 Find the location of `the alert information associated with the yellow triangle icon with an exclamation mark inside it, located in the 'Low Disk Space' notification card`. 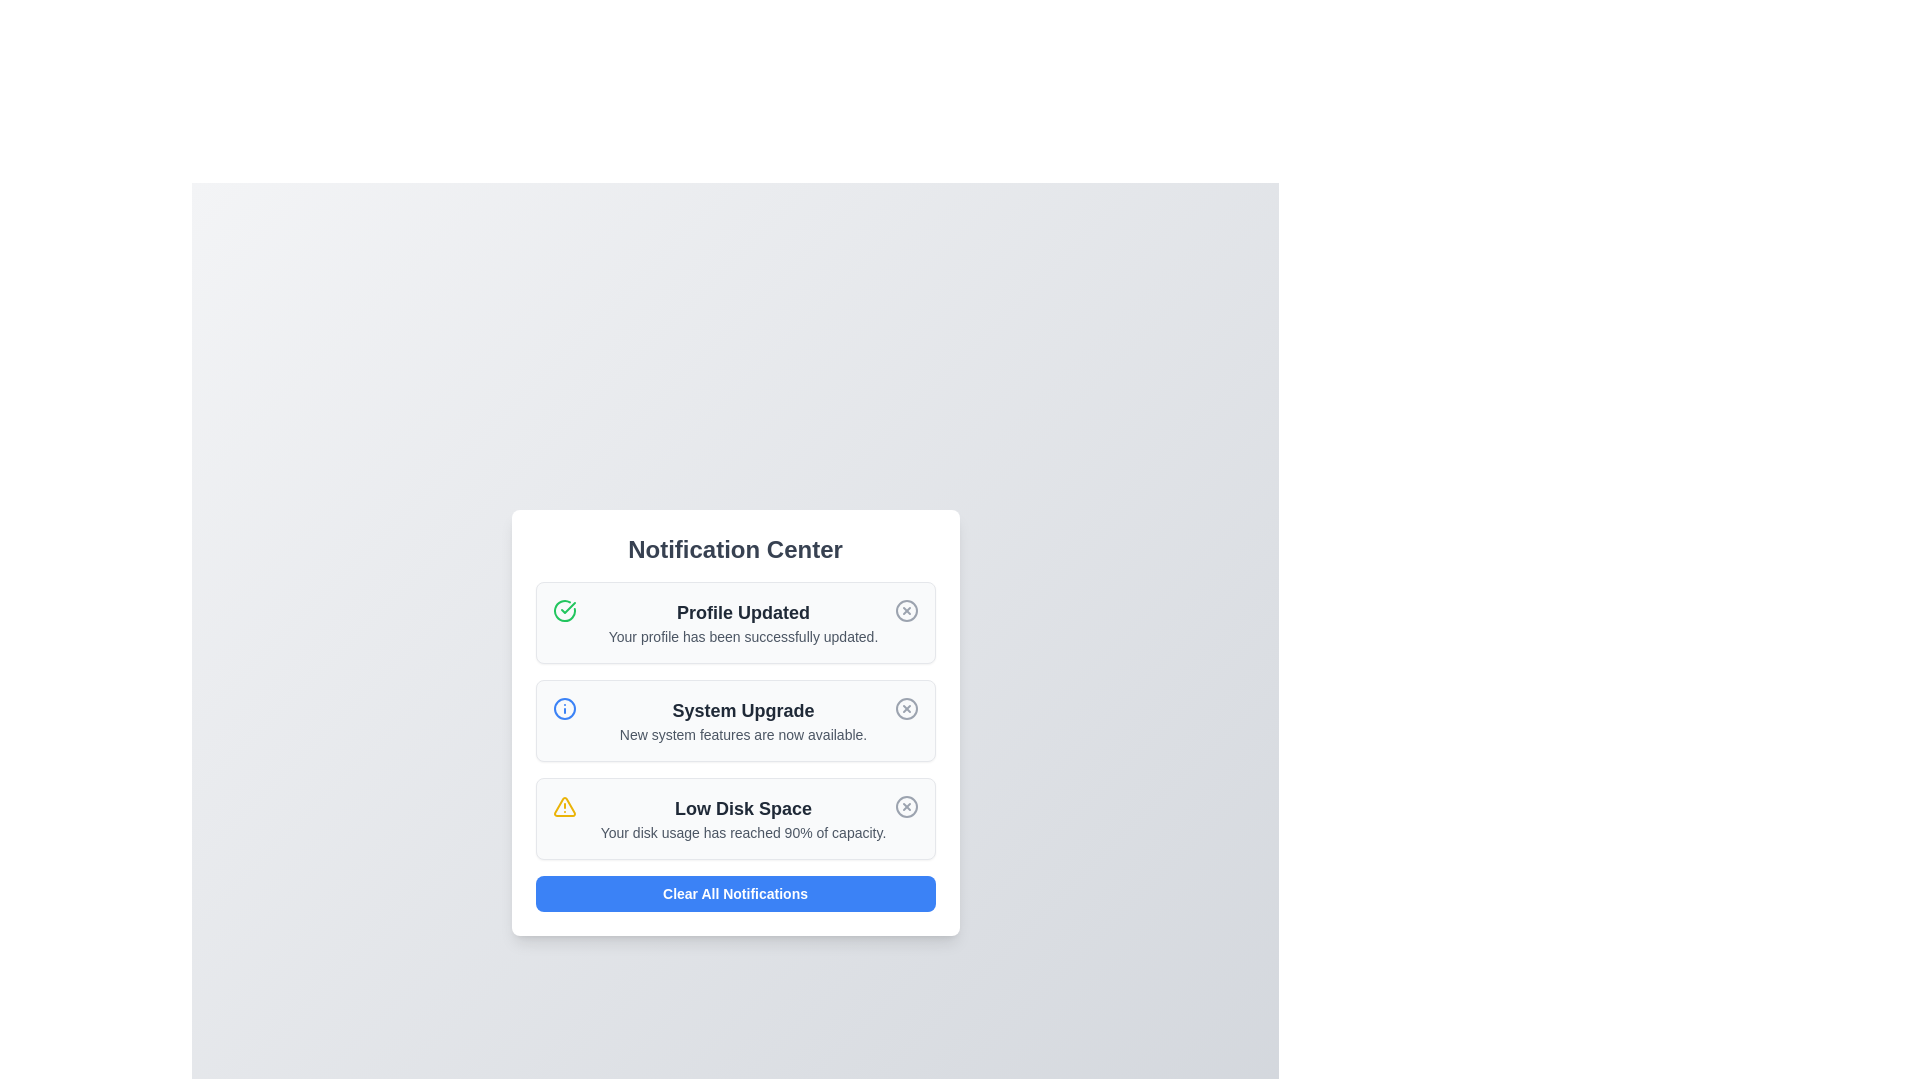

the alert information associated with the yellow triangle icon with an exclamation mark inside it, located in the 'Low Disk Space' notification card is located at coordinates (563, 805).